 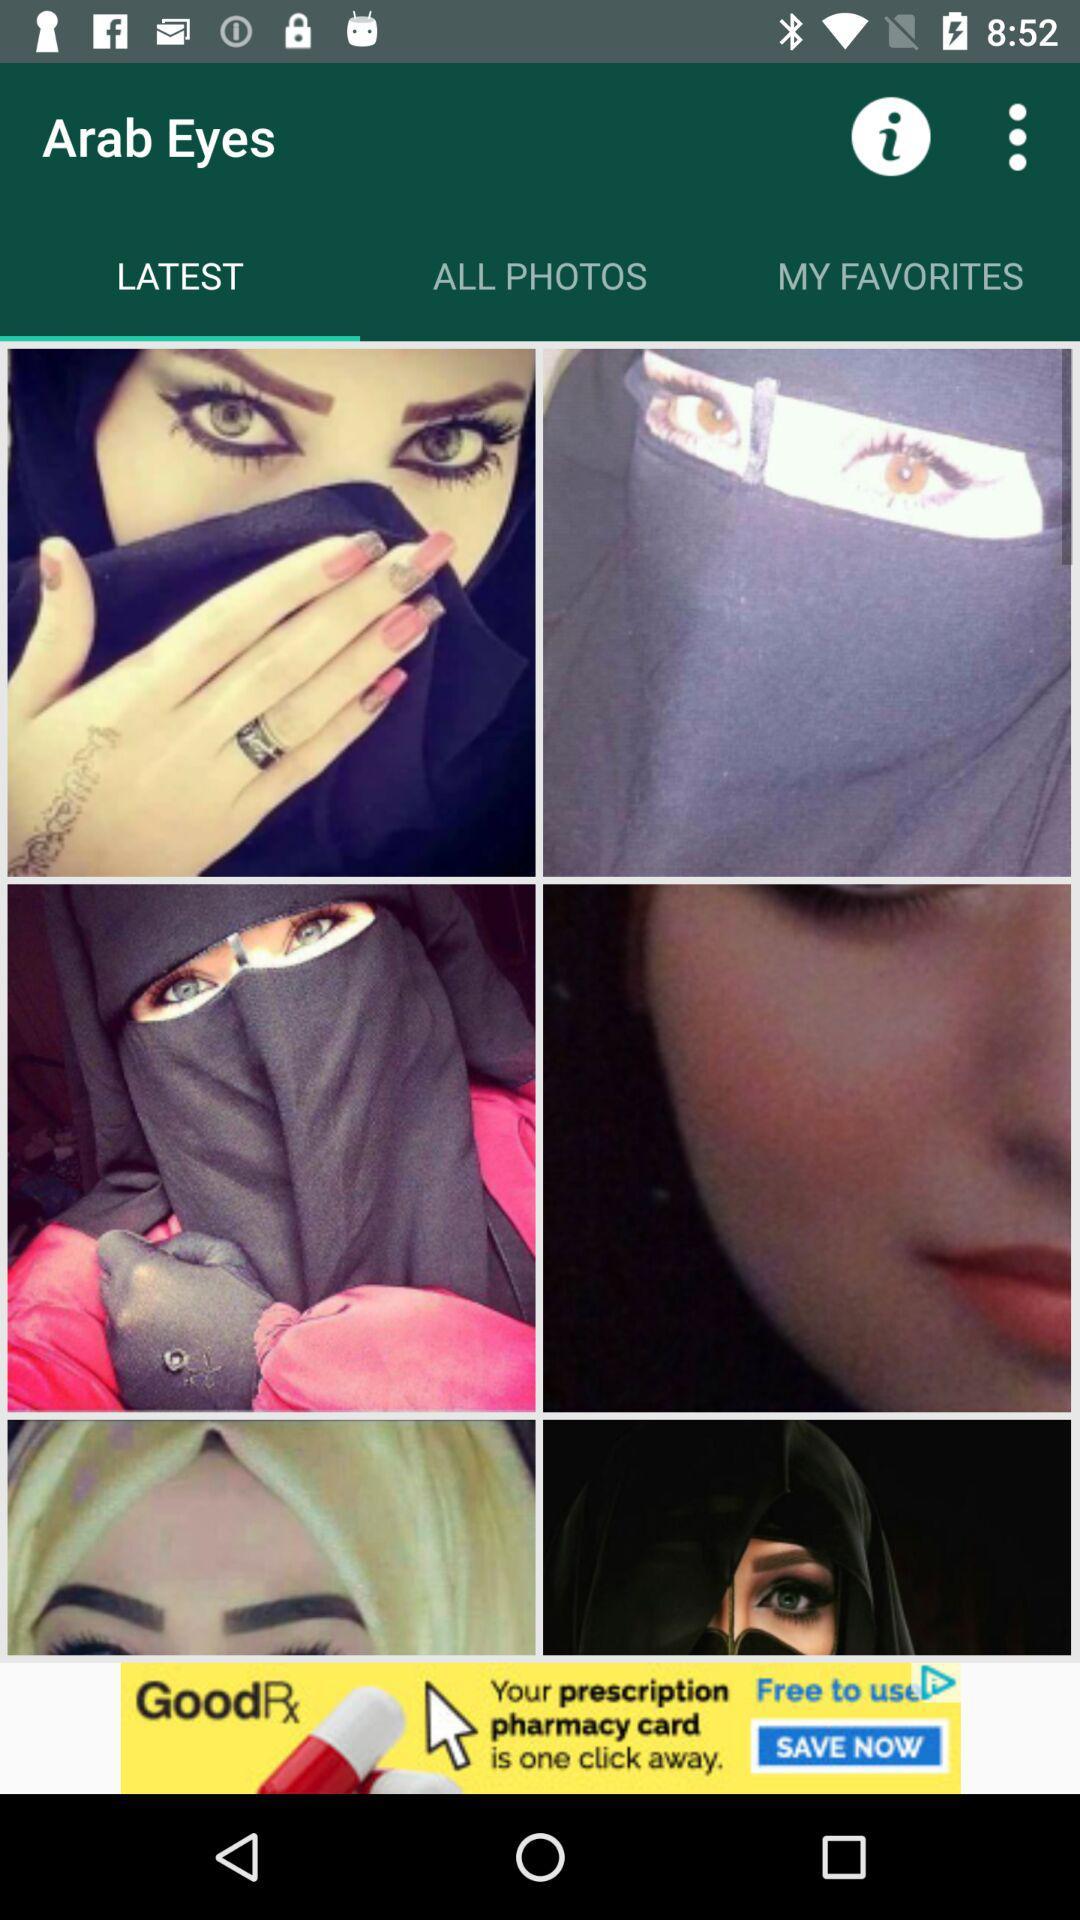 What do you see at coordinates (1017, 135) in the screenshot?
I see `more datails` at bounding box center [1017, 135].